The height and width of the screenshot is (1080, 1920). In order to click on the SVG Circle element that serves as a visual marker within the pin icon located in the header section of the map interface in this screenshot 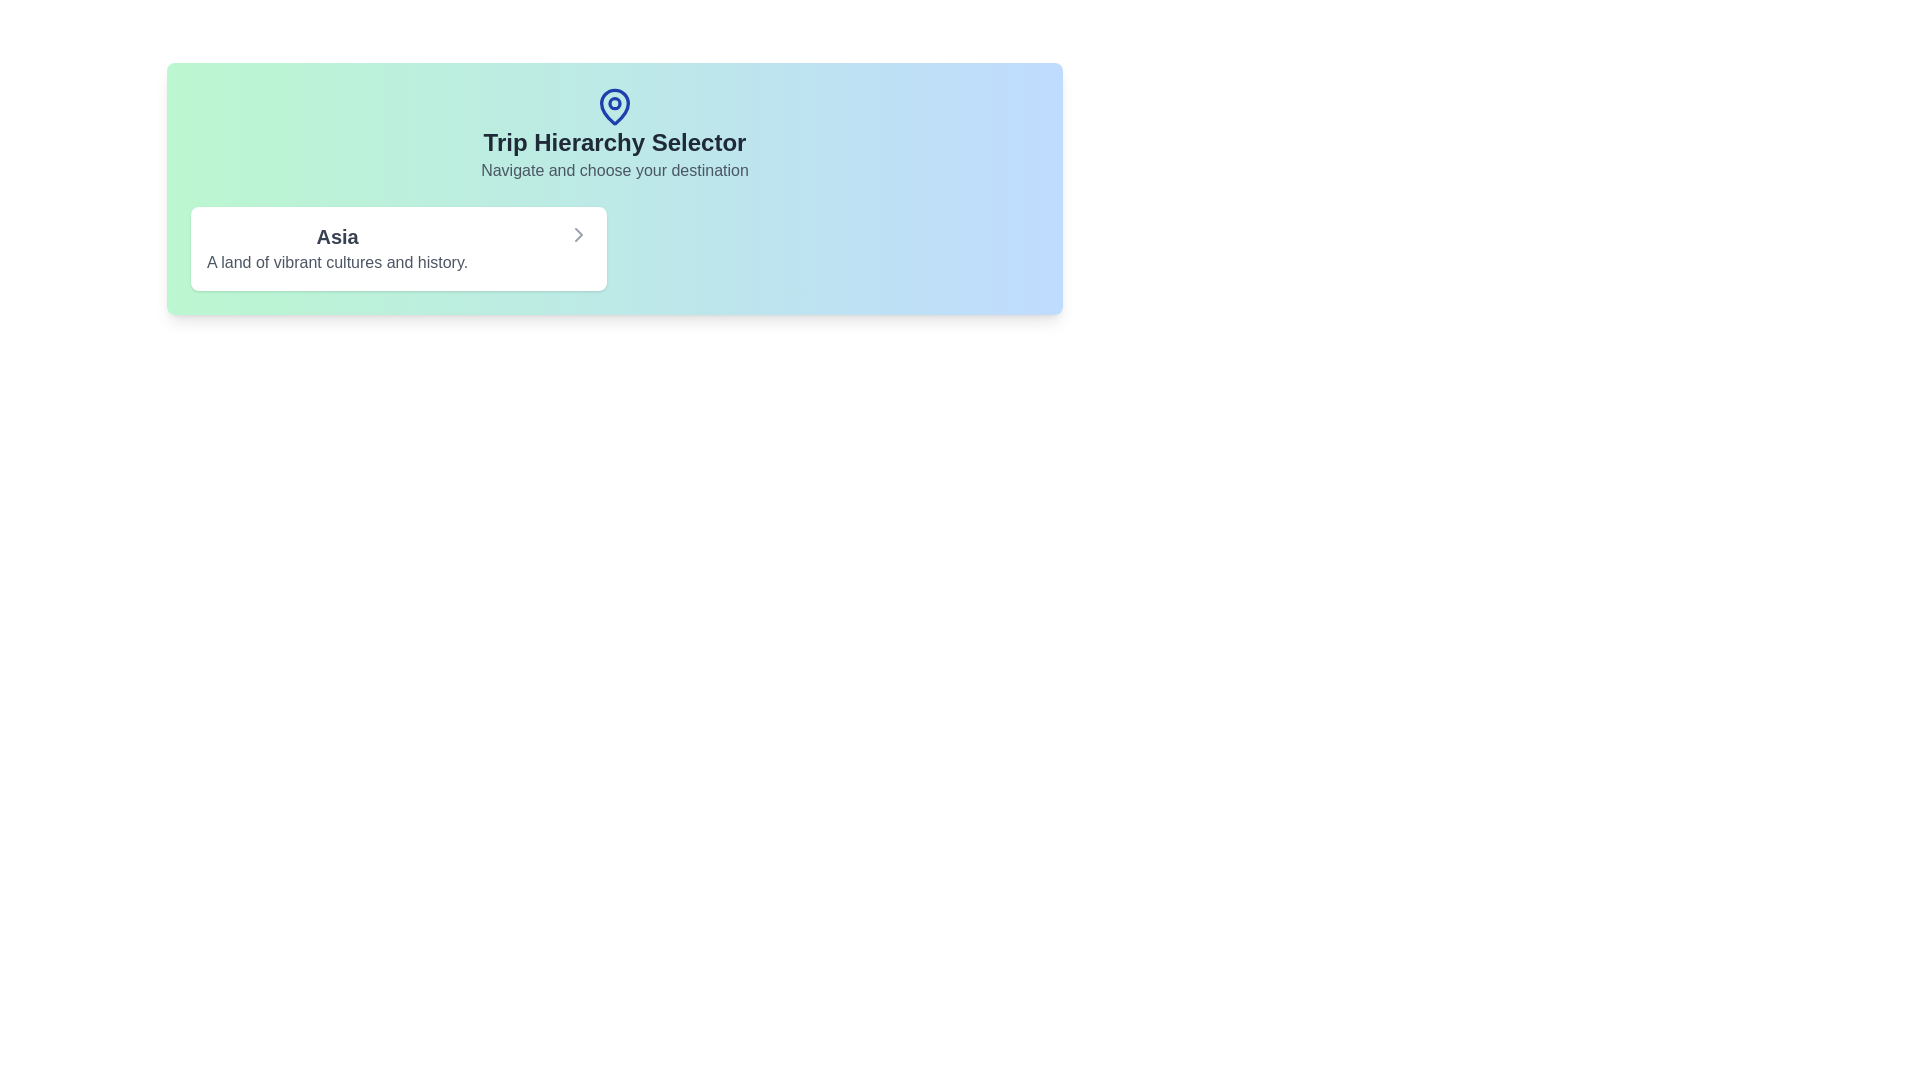, I will do `click(613, 103)`.